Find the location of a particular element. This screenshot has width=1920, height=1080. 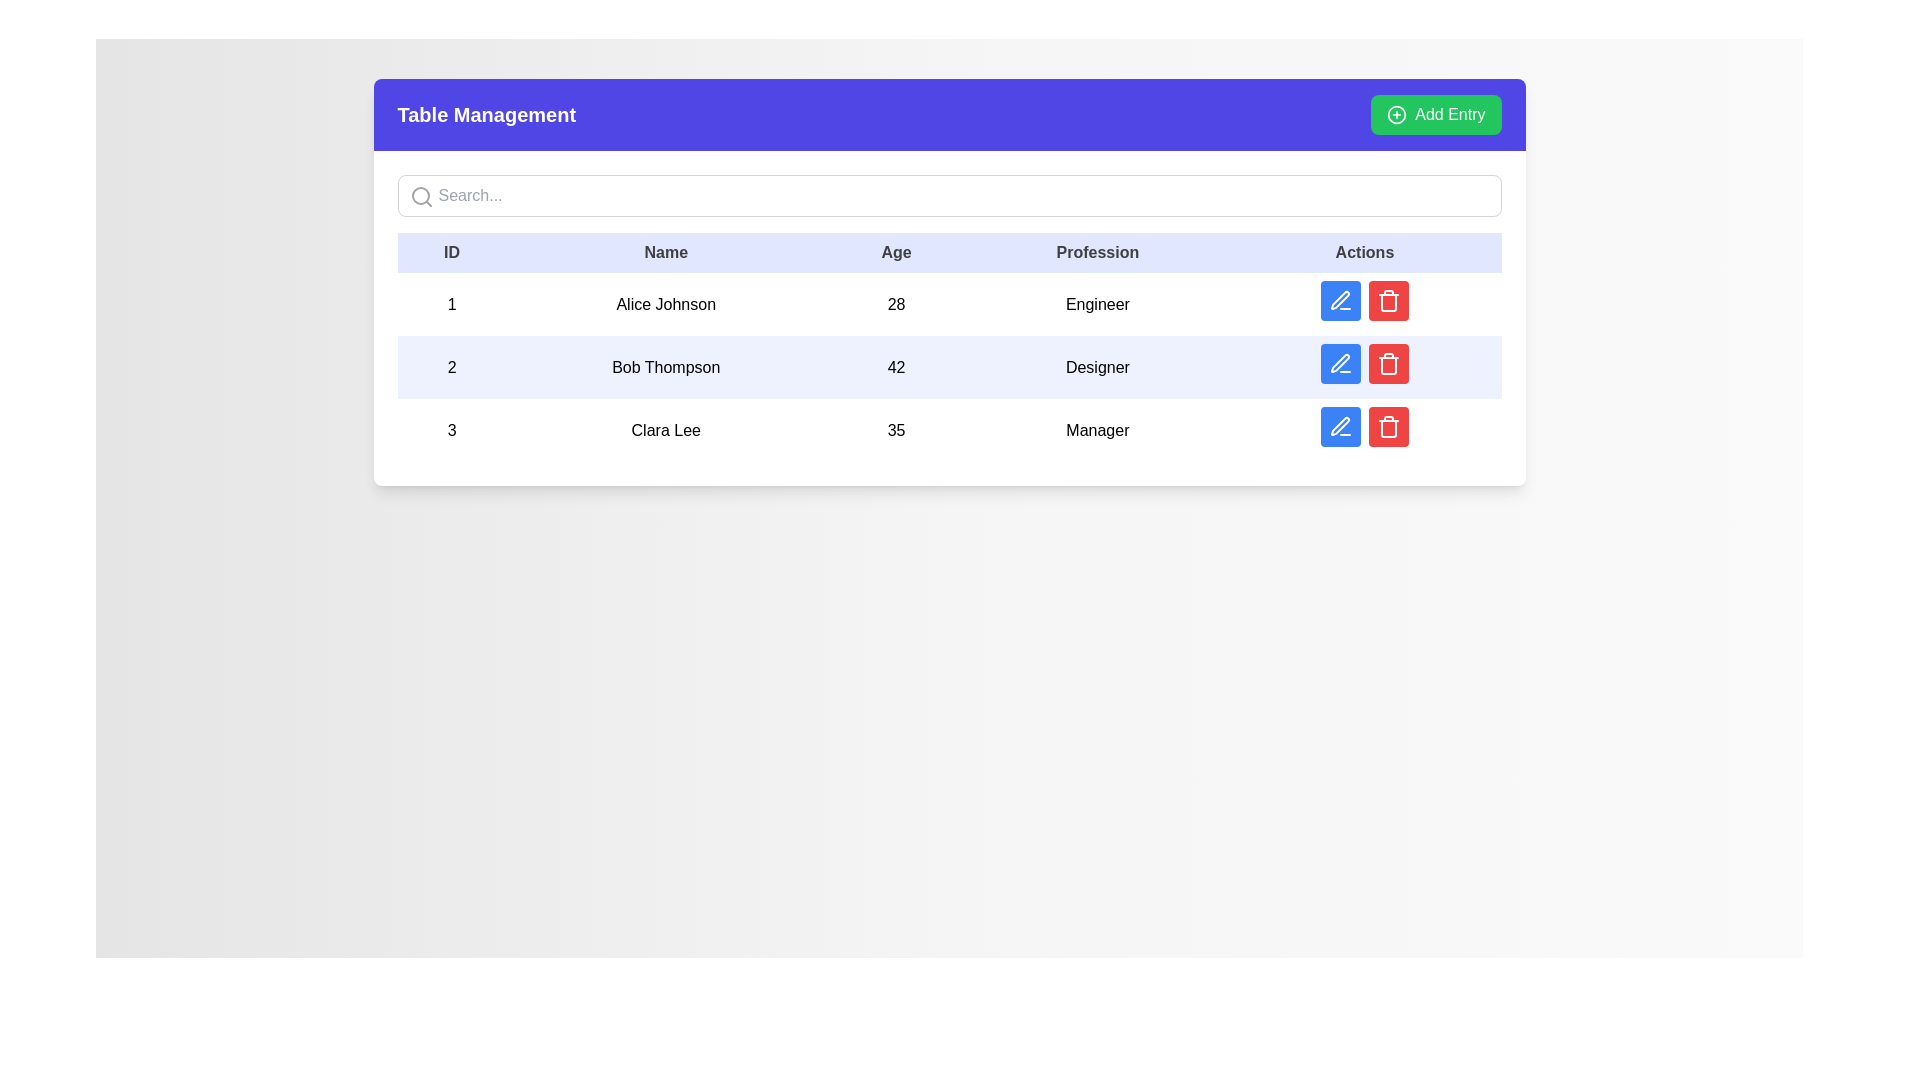

the delete button located in the 'Actions' column of the second row, positioned to the right of the blue edit button is located at coordinates (1387, 363).